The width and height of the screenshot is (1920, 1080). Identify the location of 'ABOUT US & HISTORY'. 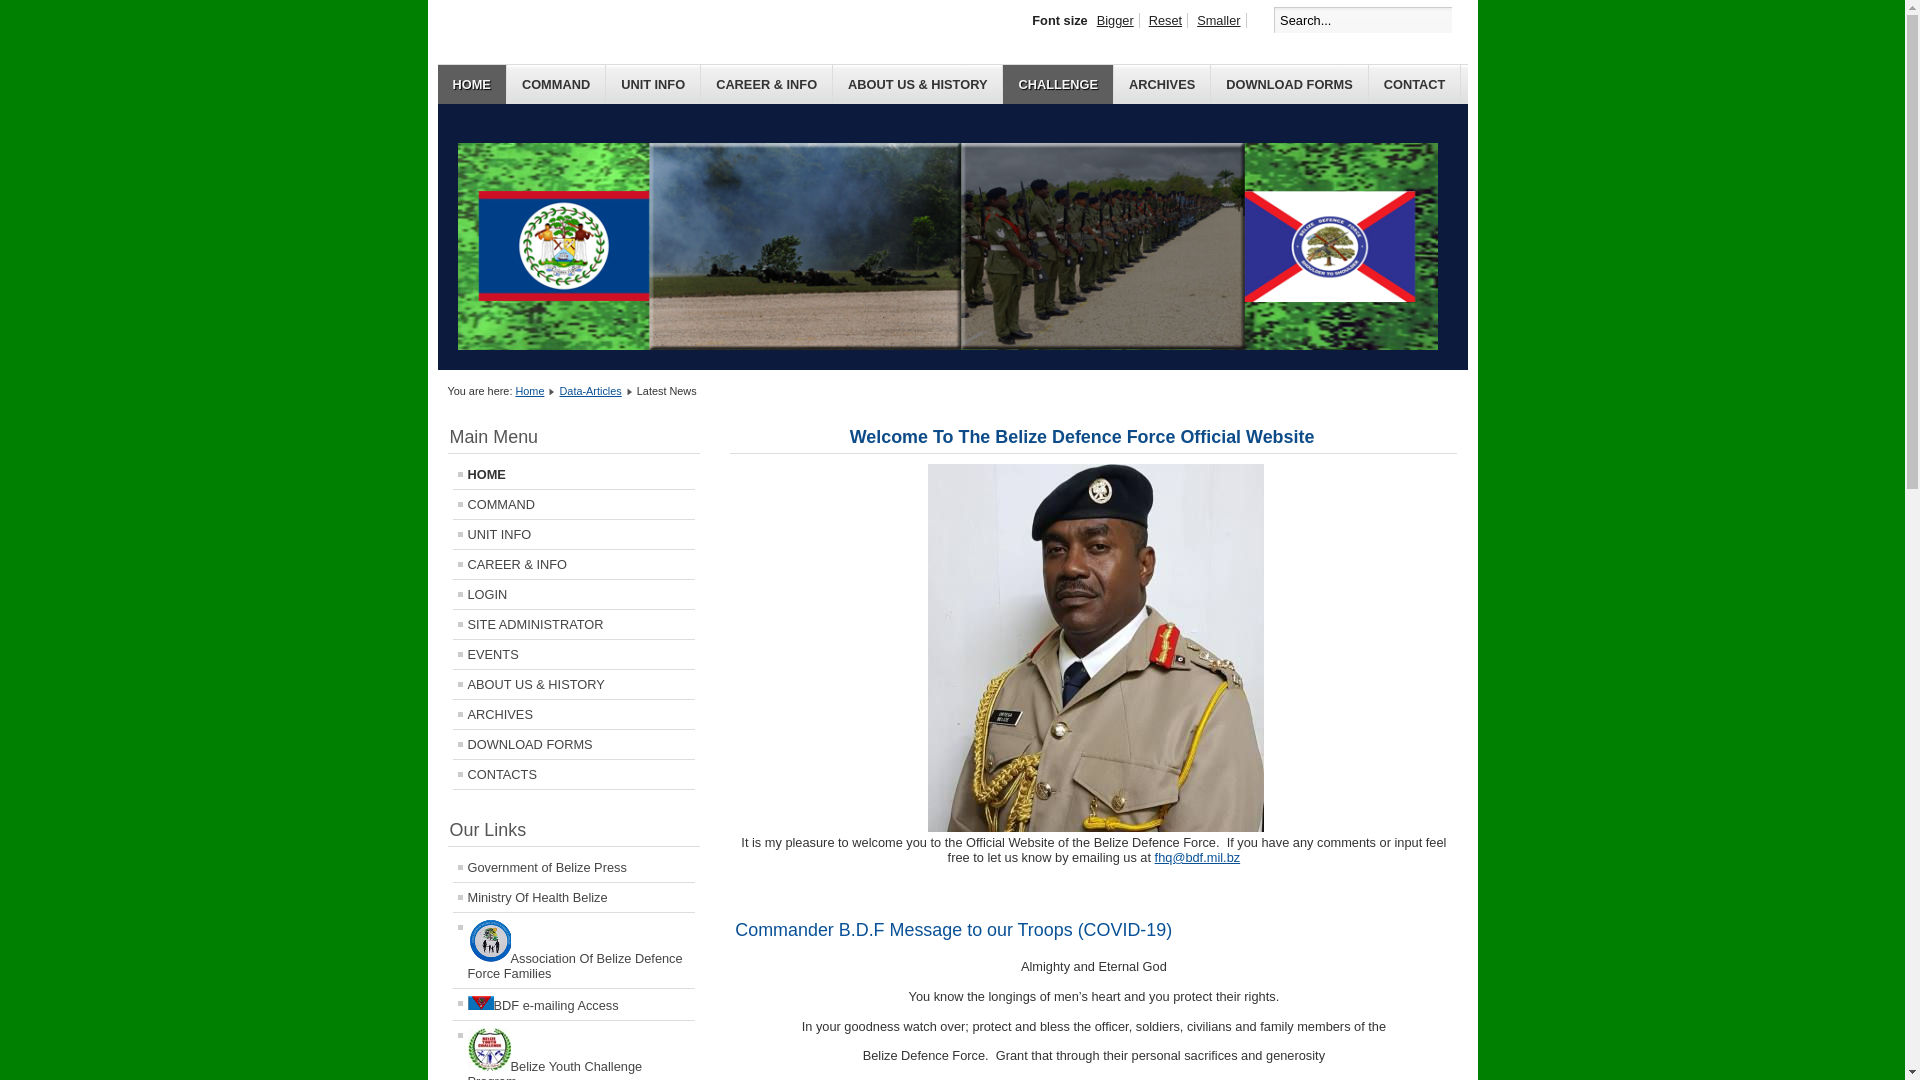
(916, 83).